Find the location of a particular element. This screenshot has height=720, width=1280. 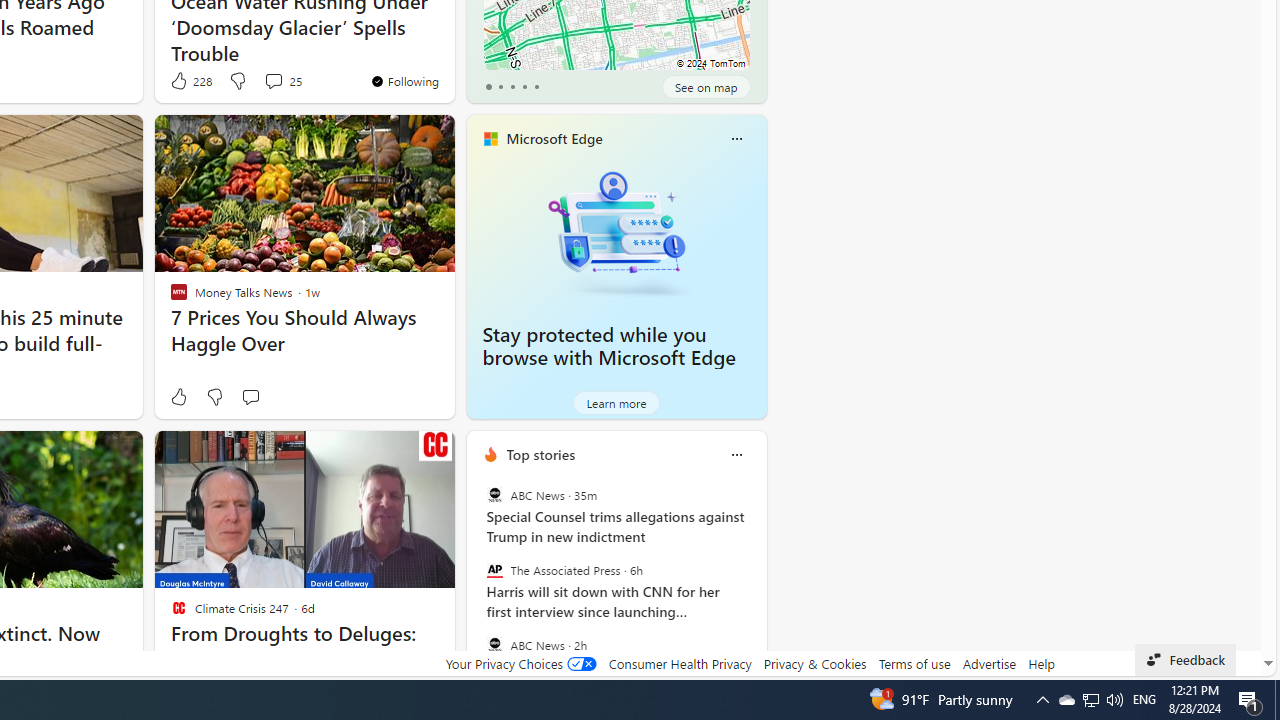

'You' is located at coordinates (403, 80).